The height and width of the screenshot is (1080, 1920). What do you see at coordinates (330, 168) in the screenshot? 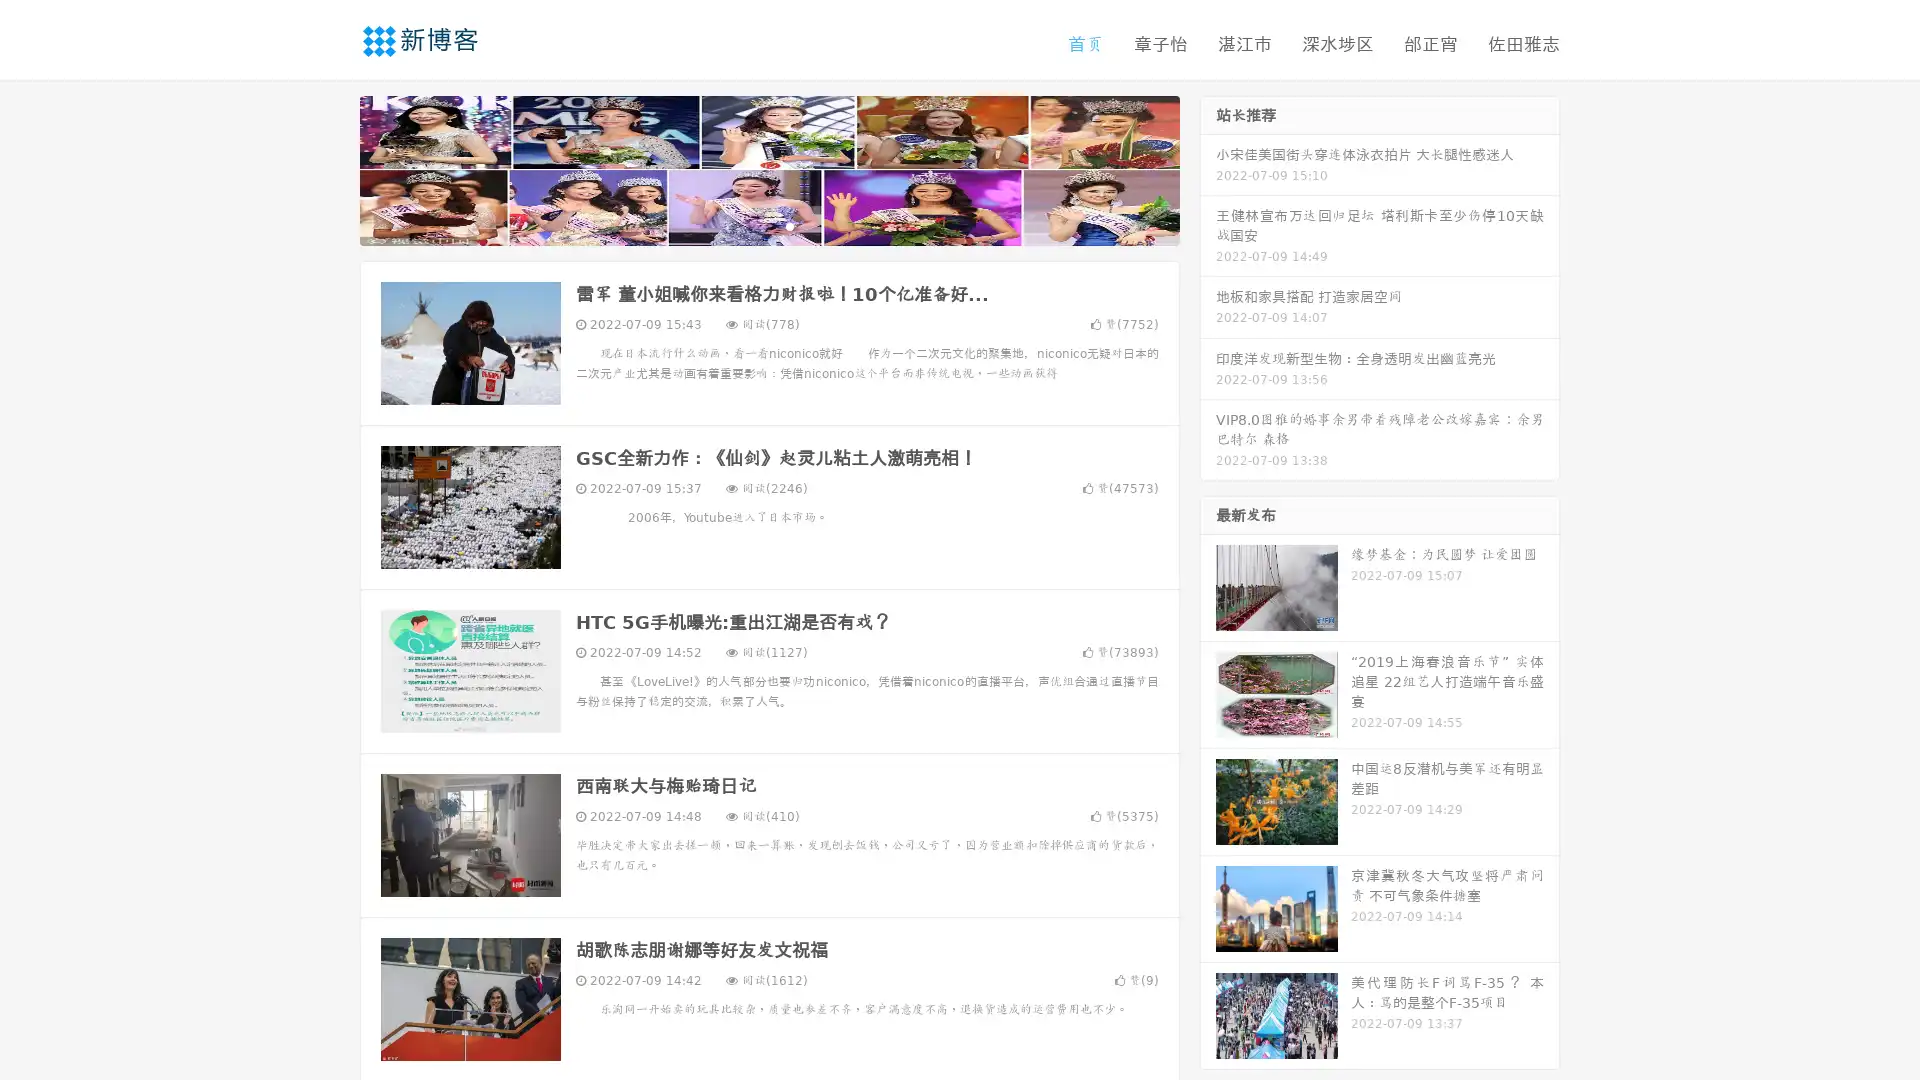
I see `Previous slide` at bounding box center [330, 168].